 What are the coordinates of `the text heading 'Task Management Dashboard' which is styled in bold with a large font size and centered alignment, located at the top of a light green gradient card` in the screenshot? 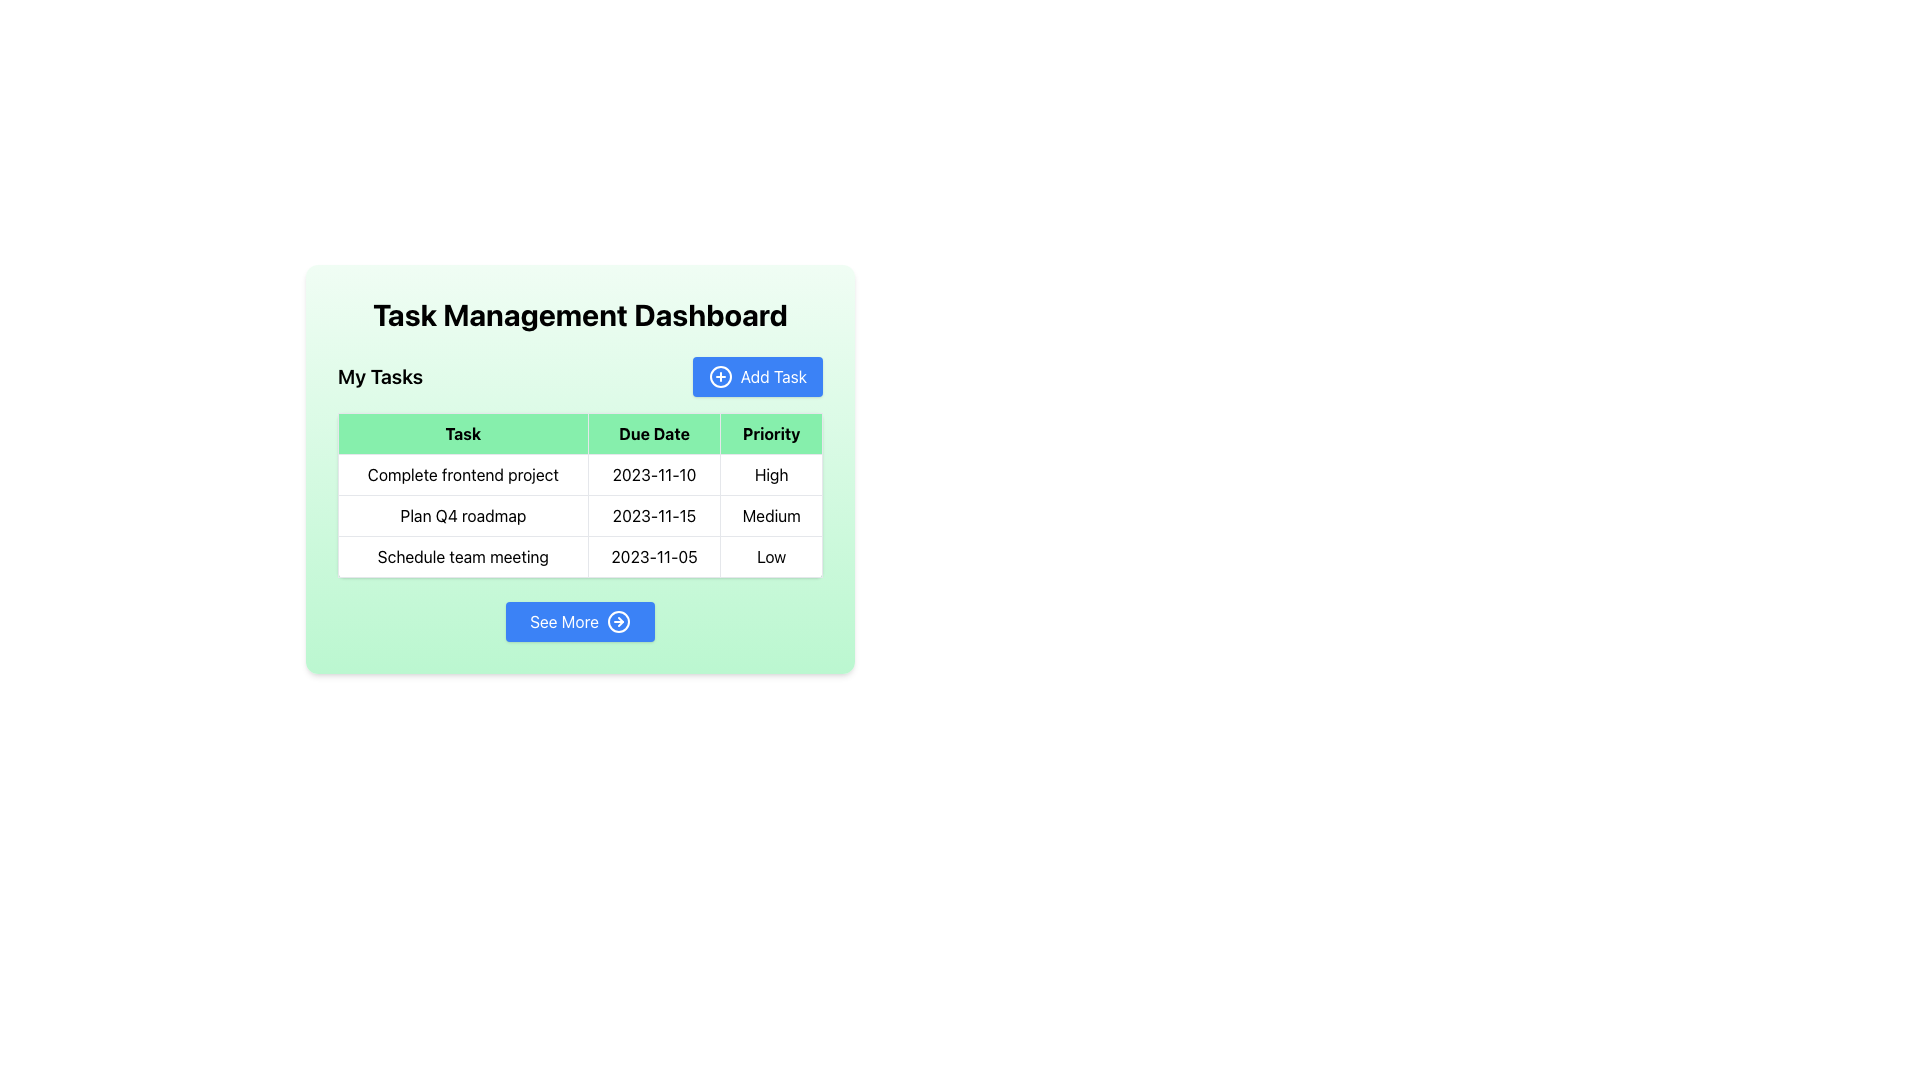 It's located at (579, 315).